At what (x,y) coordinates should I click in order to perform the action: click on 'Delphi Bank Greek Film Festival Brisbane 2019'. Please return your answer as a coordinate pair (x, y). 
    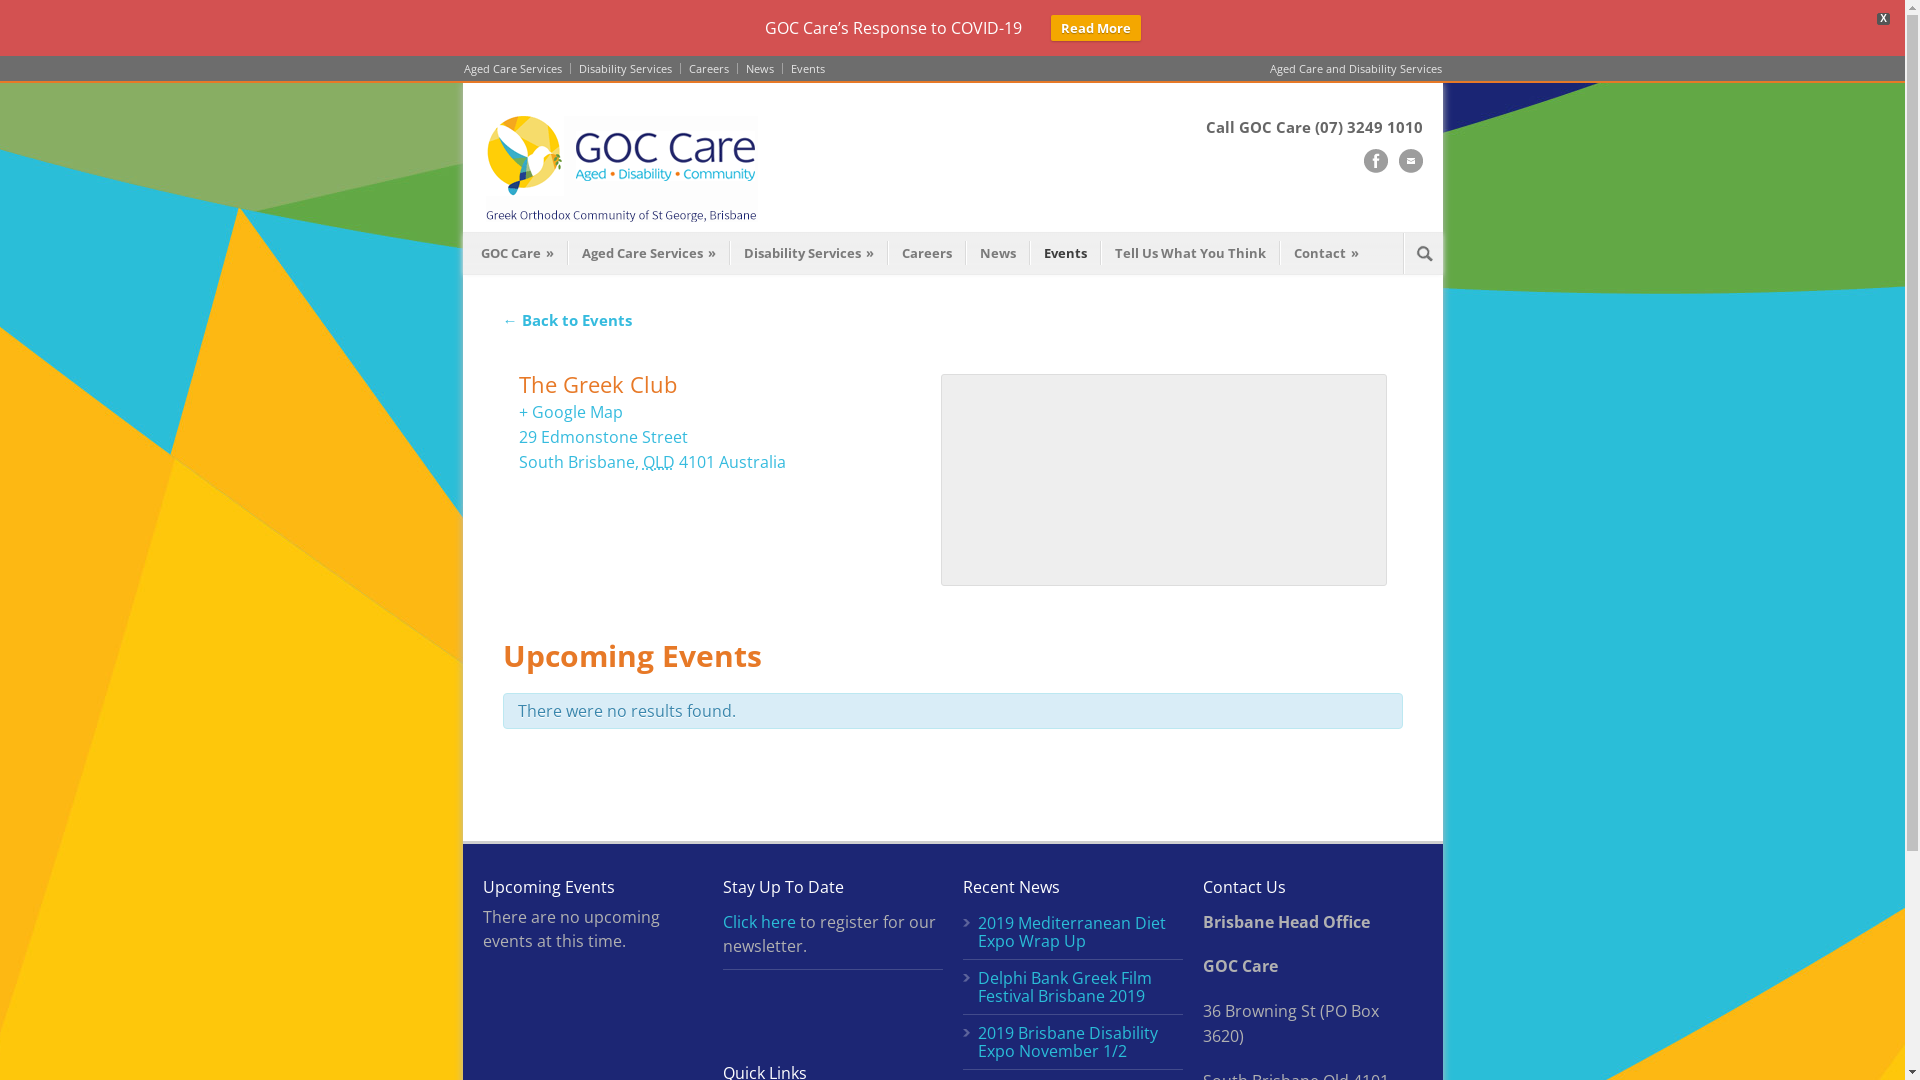
    Looking at the image, I should click on (1064, 986).